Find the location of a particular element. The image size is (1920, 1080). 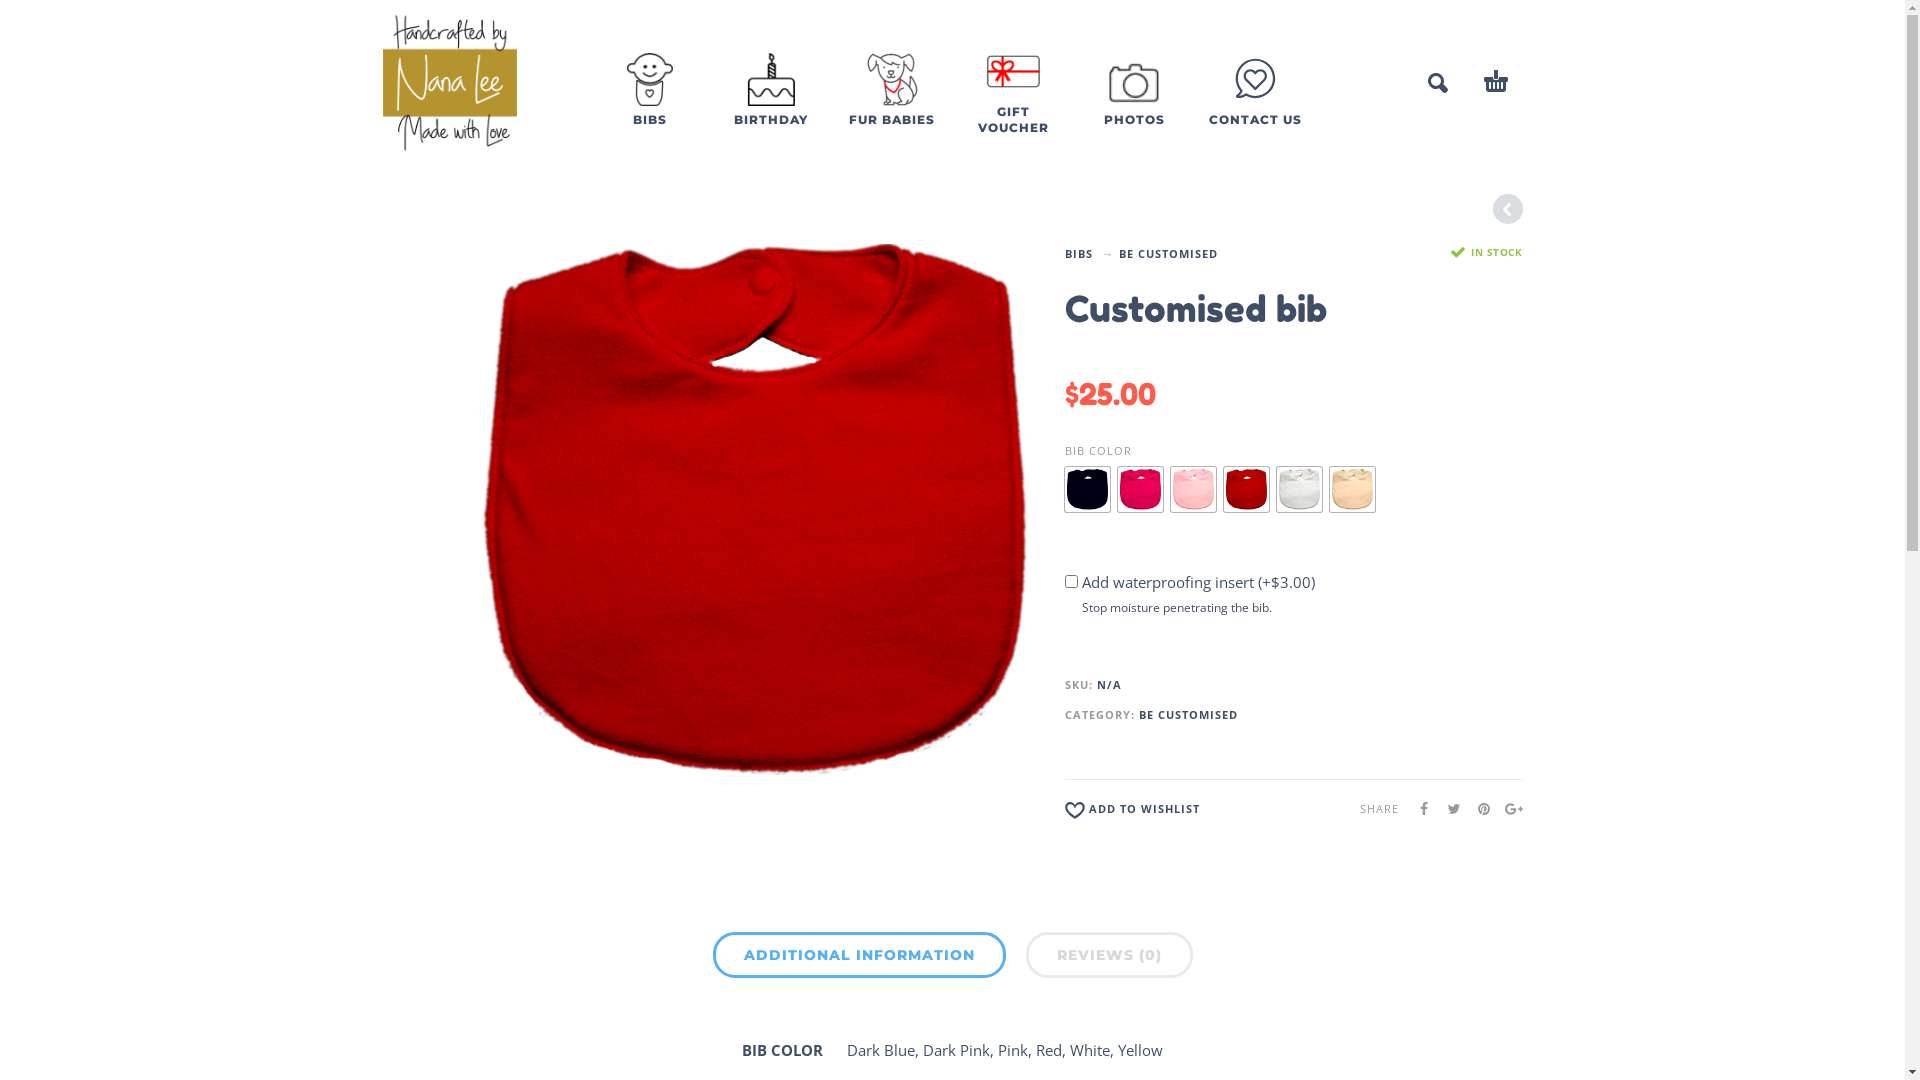

'Share on Facebook' is located at coordinates (1400, 807).